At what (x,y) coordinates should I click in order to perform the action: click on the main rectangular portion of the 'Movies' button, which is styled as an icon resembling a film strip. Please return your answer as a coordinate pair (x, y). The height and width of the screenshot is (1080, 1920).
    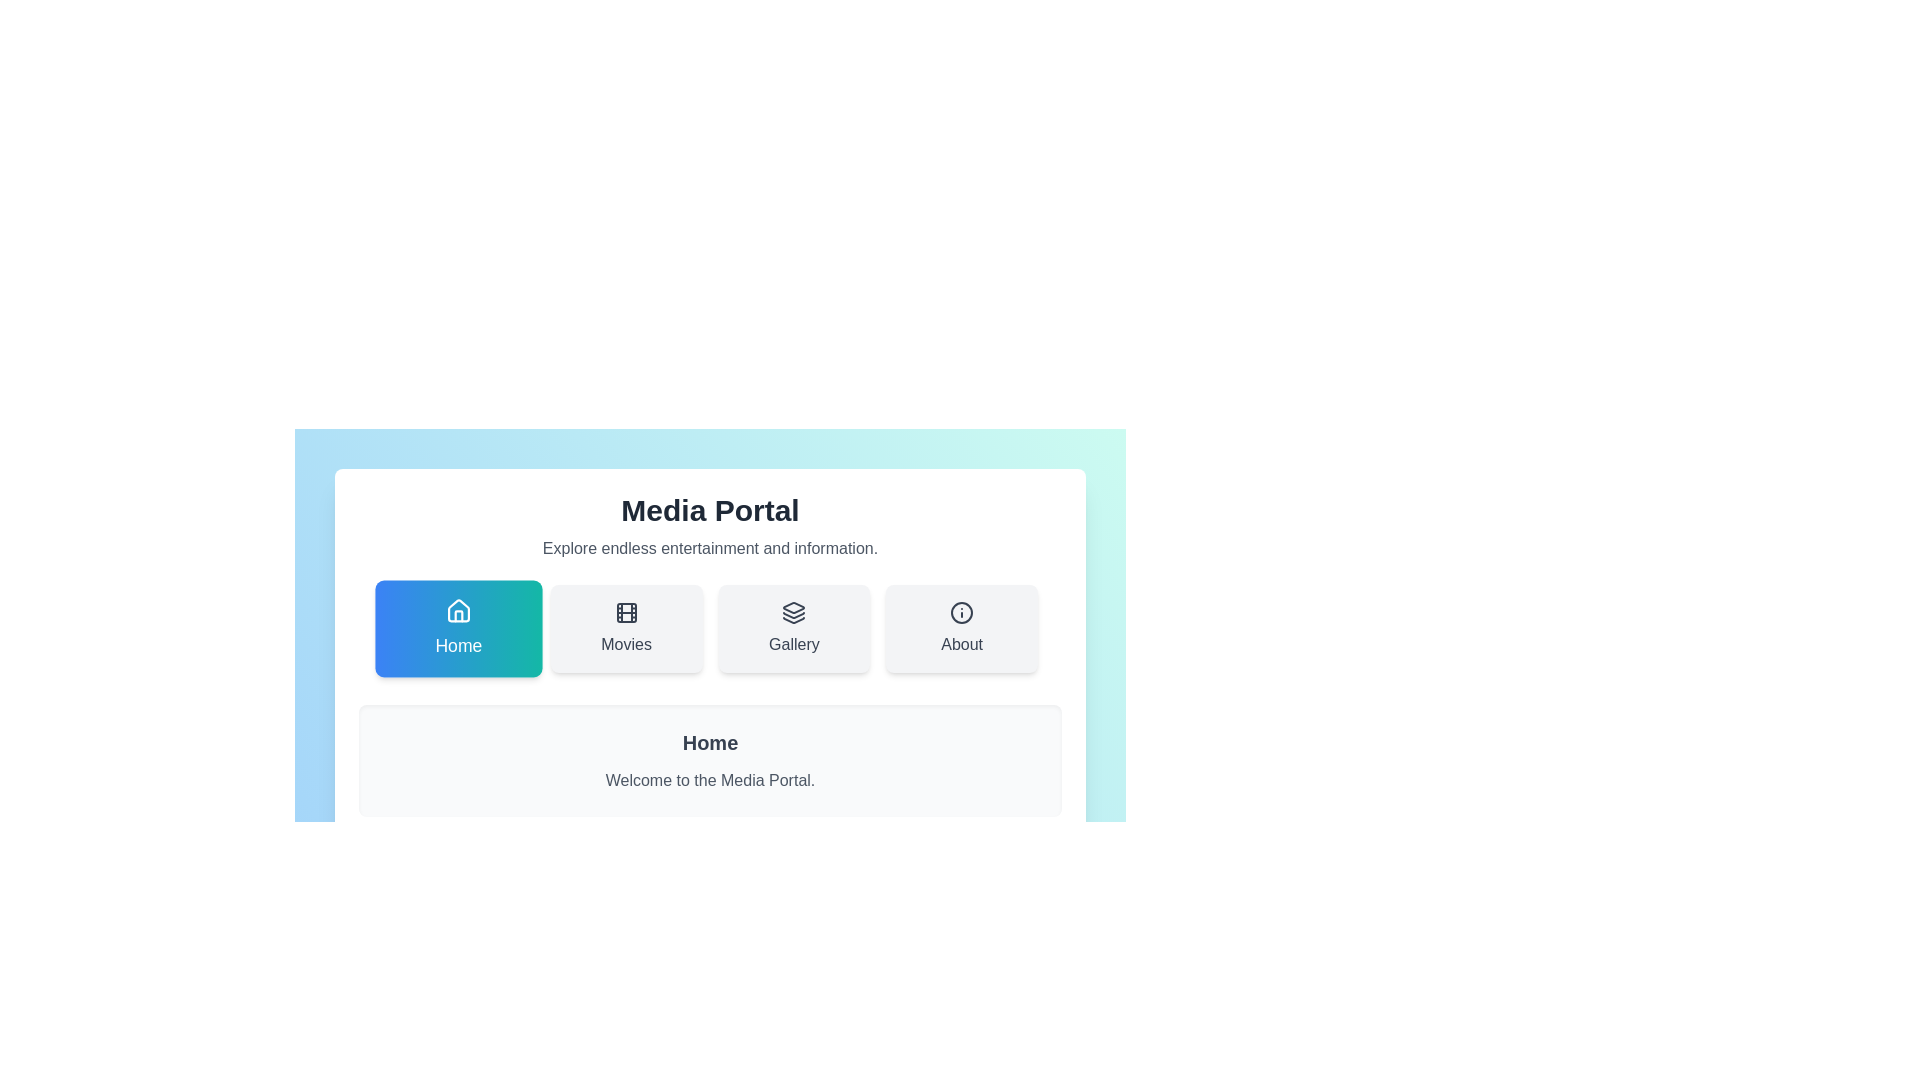
    Looking at the image, I should click on (625, 612).